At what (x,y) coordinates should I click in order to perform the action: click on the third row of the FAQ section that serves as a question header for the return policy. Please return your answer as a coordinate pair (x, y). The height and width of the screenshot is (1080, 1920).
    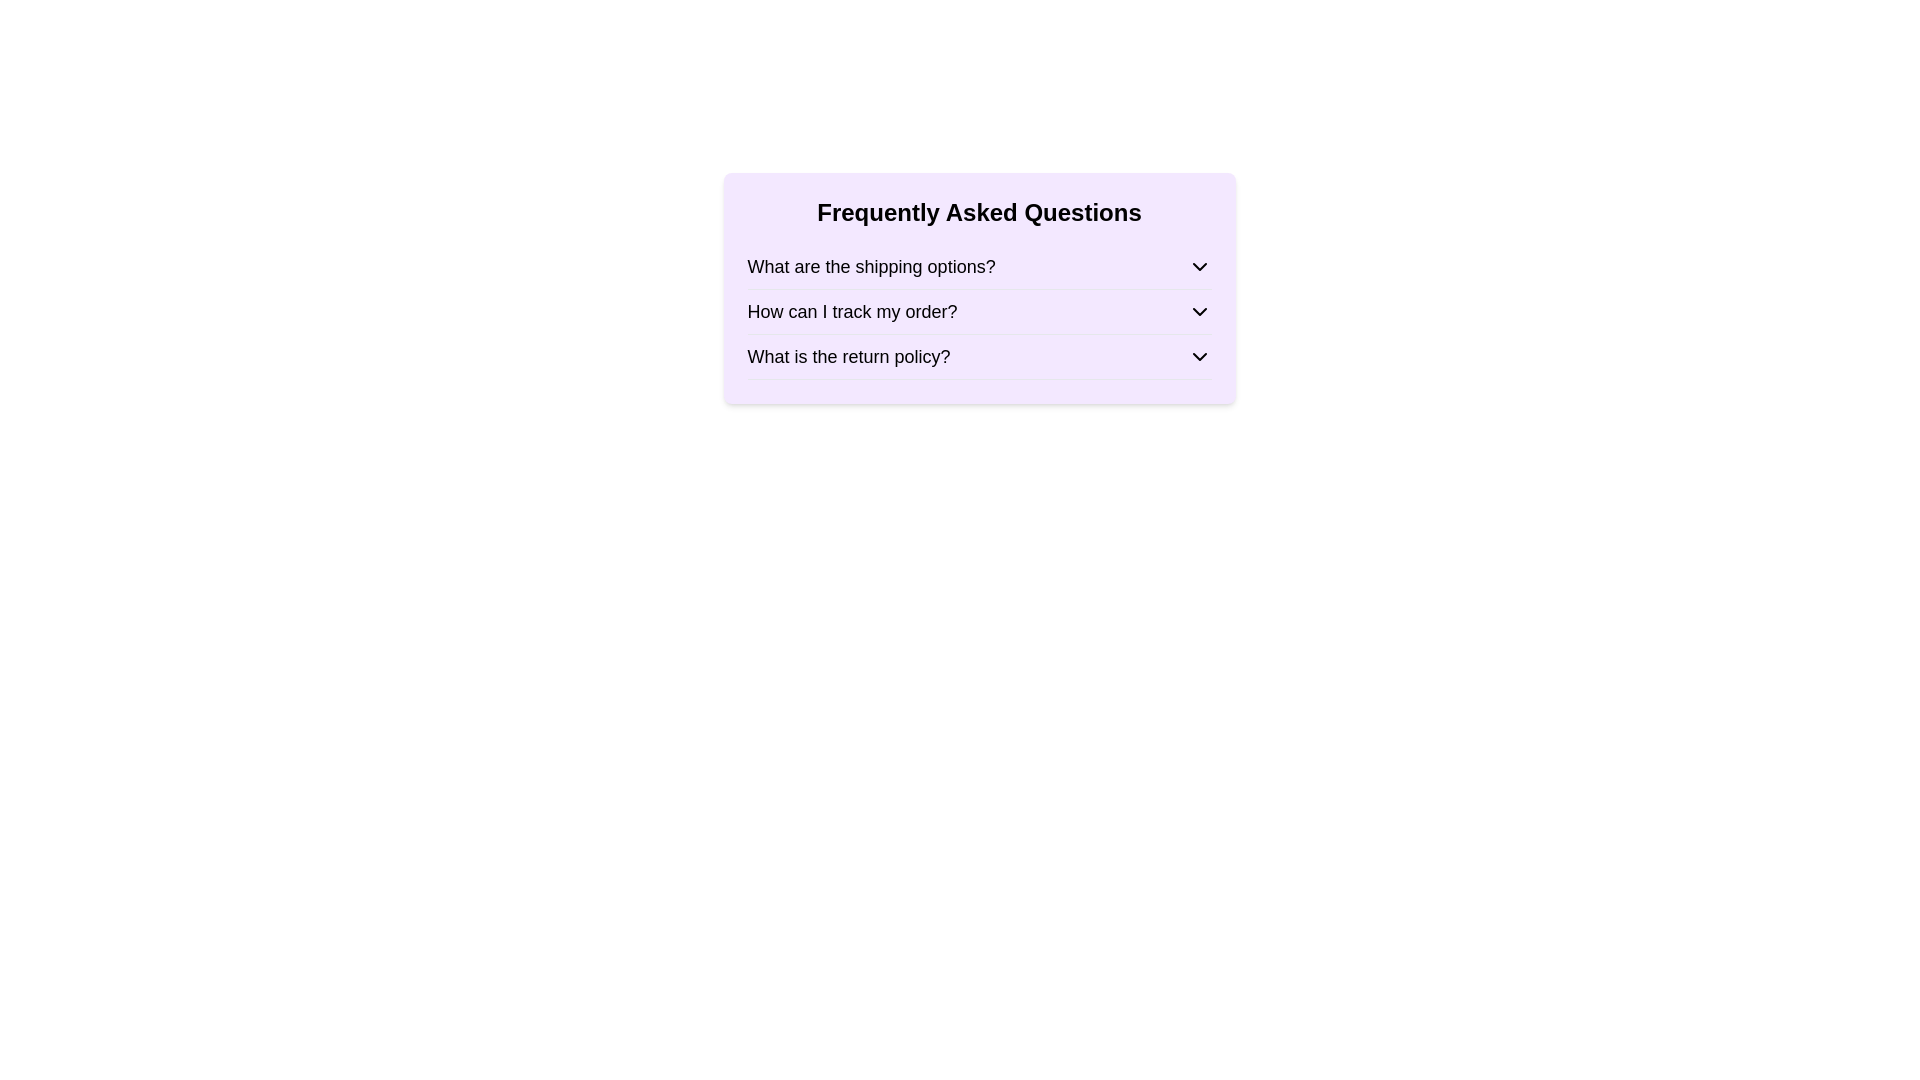
    Looking at the image, I should click on (849, 356).